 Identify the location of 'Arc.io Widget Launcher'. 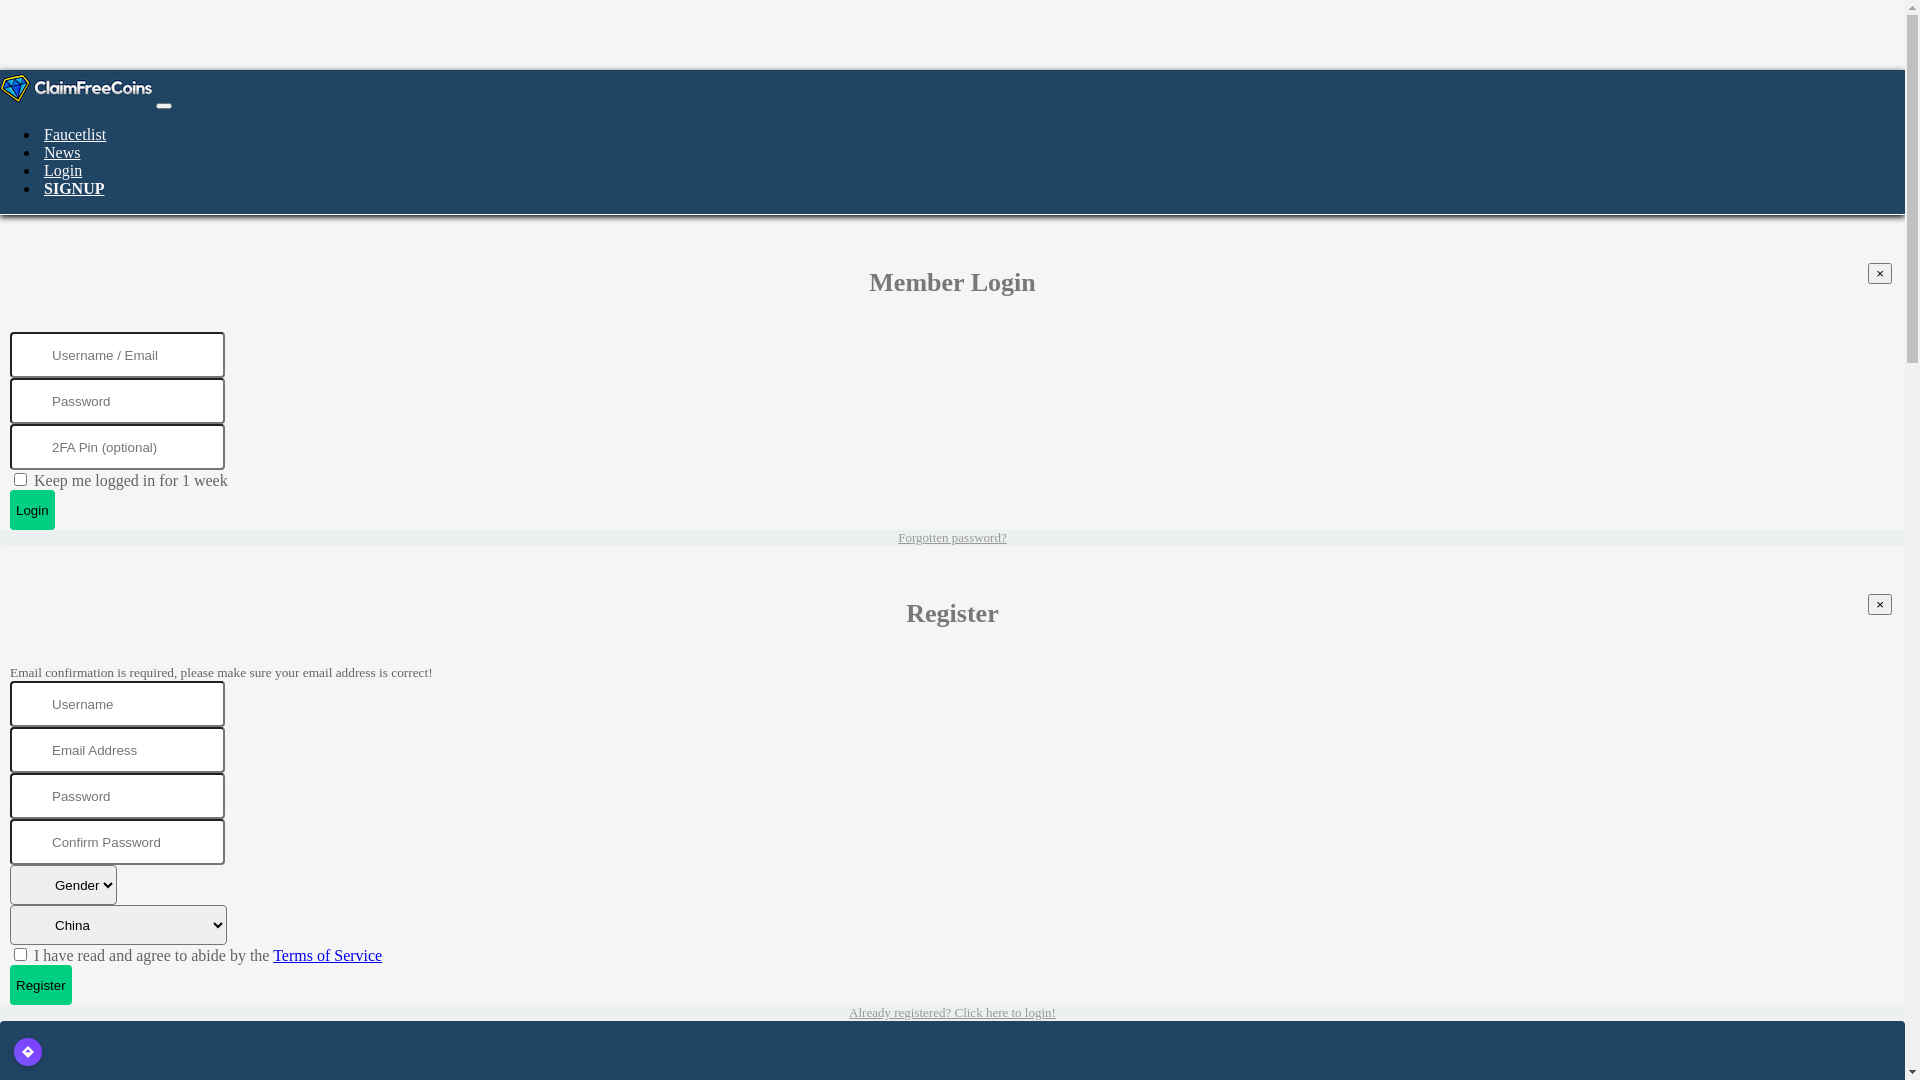
(28, 1051).